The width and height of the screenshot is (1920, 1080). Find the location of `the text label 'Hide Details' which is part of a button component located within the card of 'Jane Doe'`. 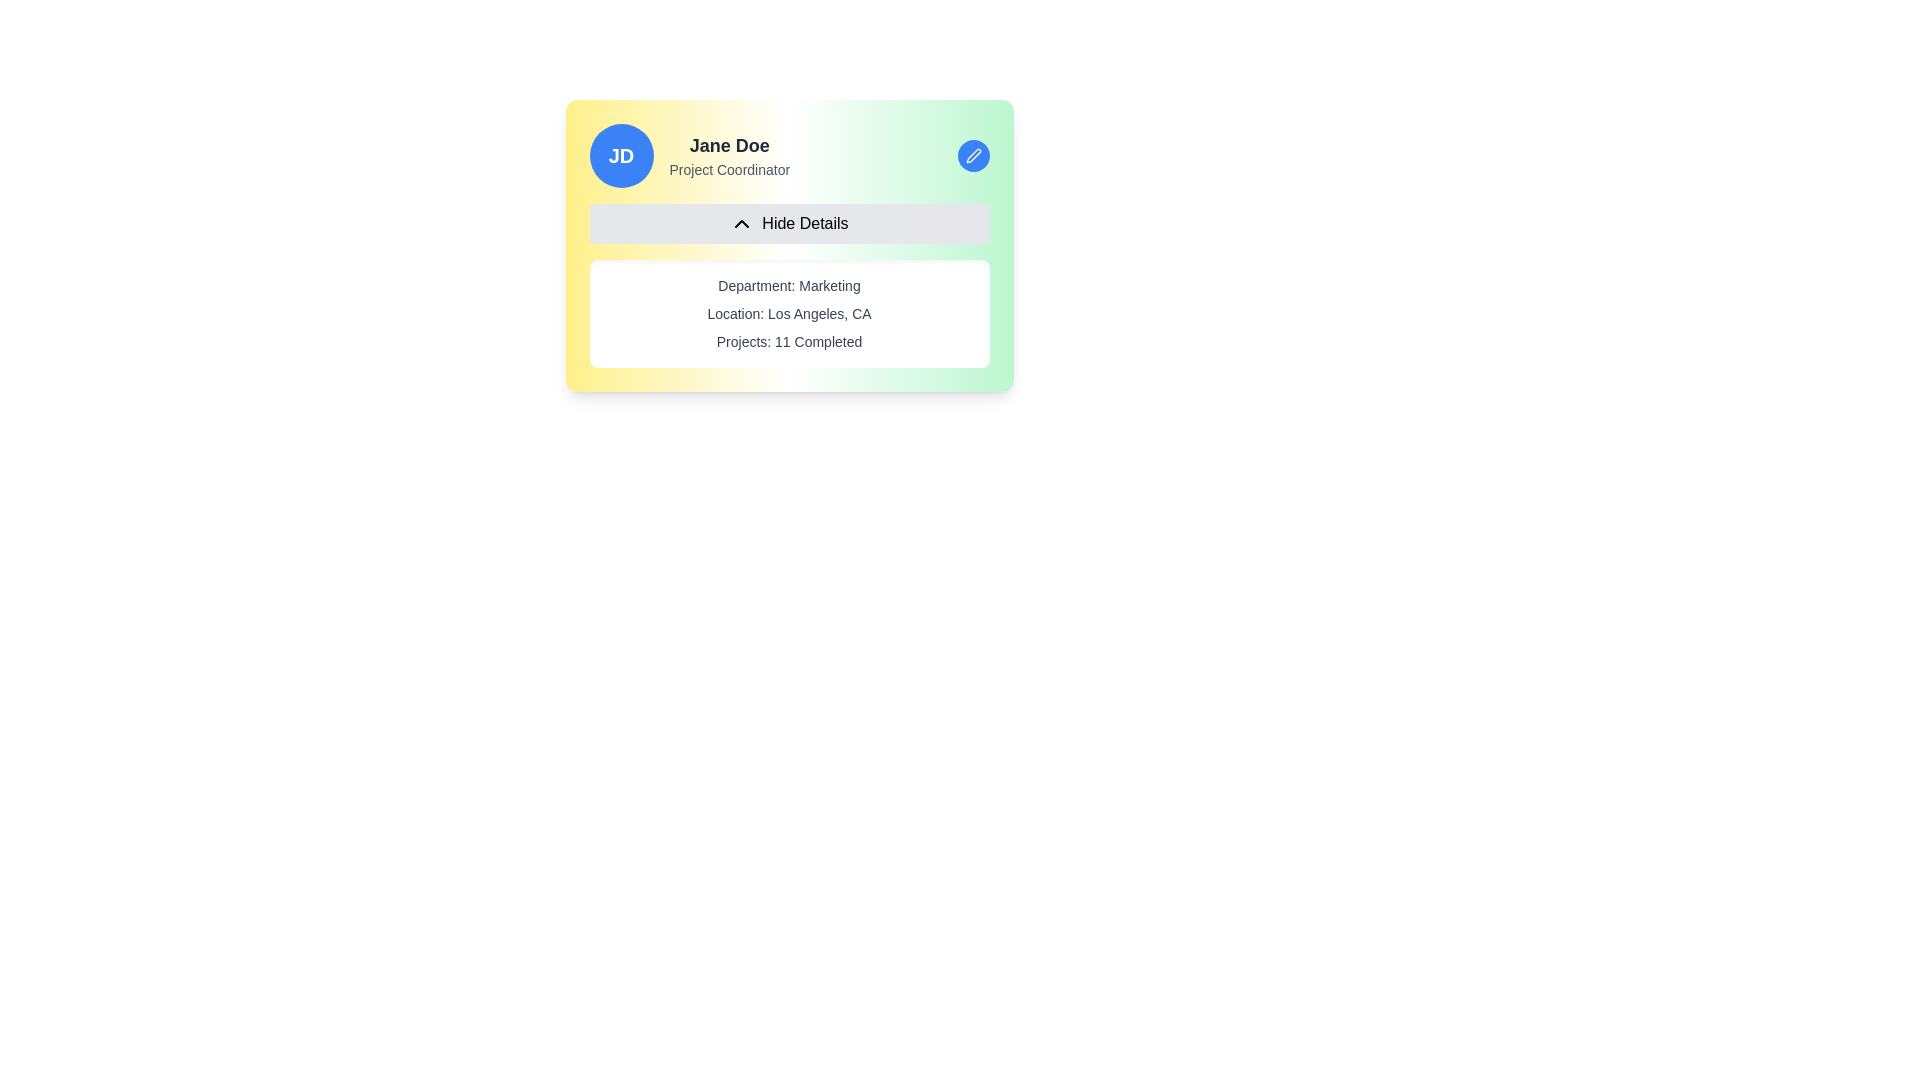

the text label 'Hide Details' which is part of a button component located within the card of 'Jane Doe' is located at coordinates (805, 223).